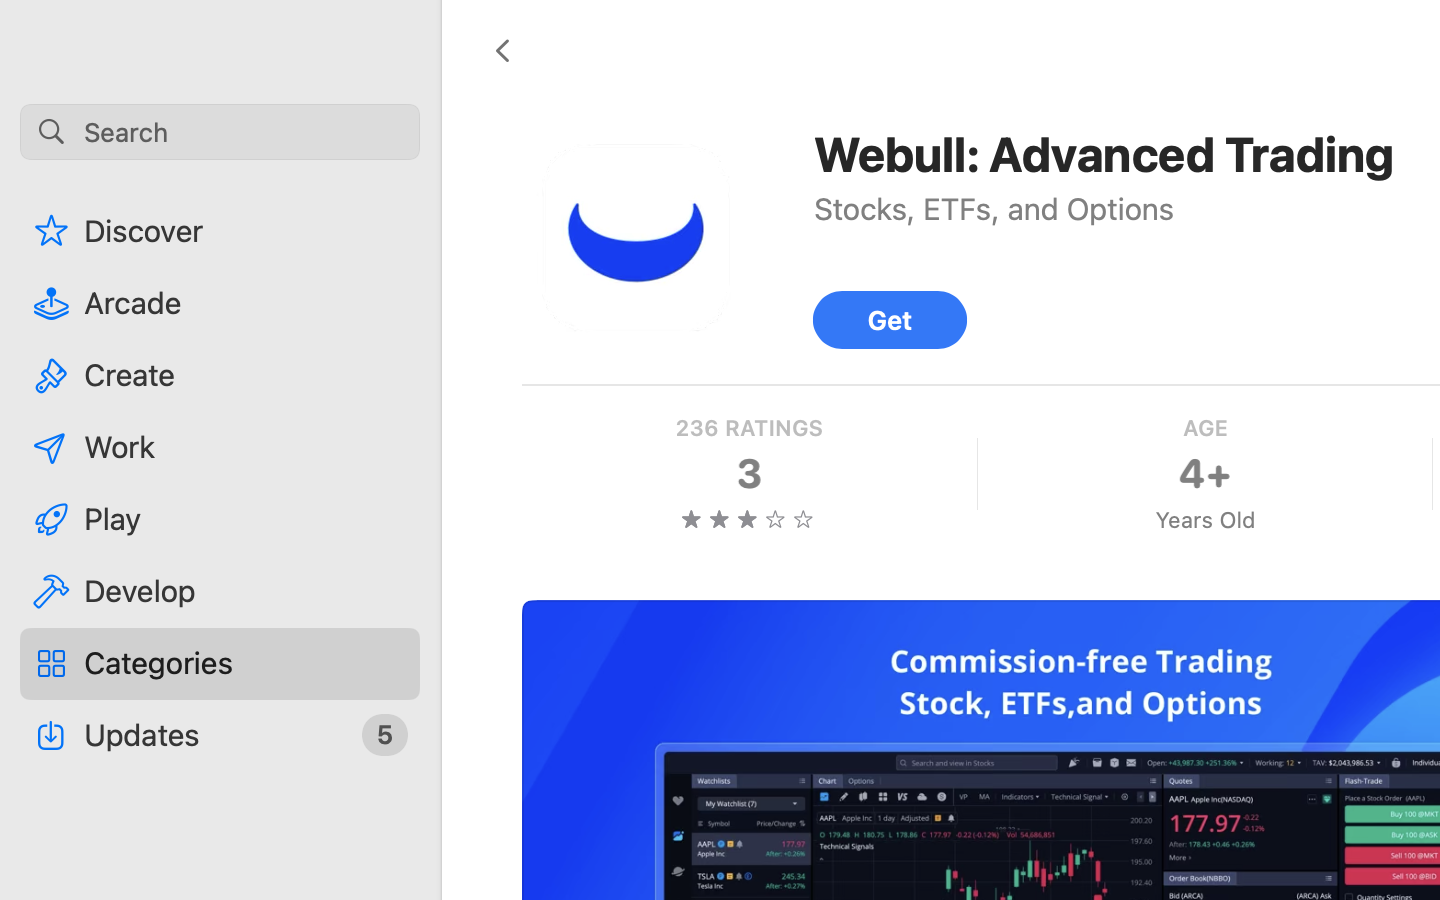  What do you see at coordinates (747, 428) in the screenshot?
I see `'236 RATINGS'` at bounding box center [747, 428].